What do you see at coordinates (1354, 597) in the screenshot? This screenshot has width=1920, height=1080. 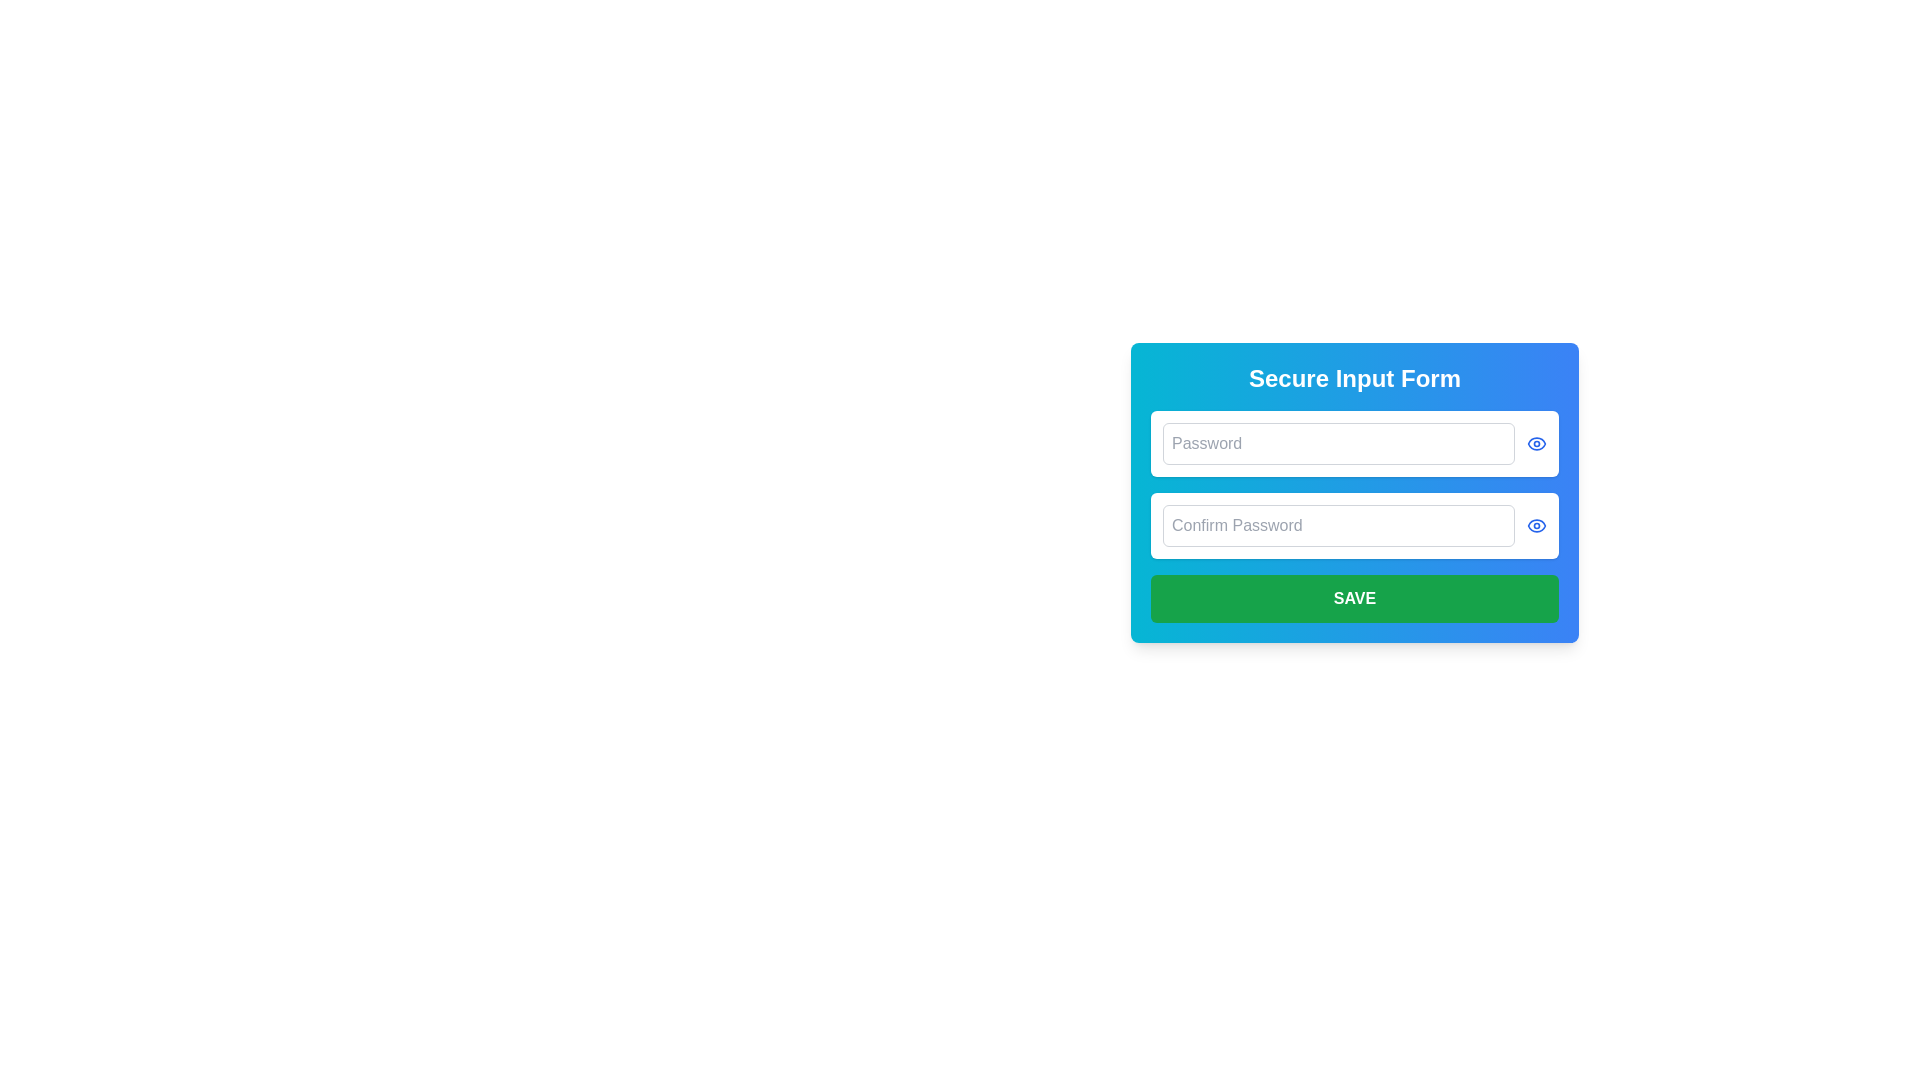 I see `the 'Save' button, which is a green rectangular button with bold white capitalized text, located at the bottom of the 'Secure Input Form' dialog` at bounding box center [1354, 597].